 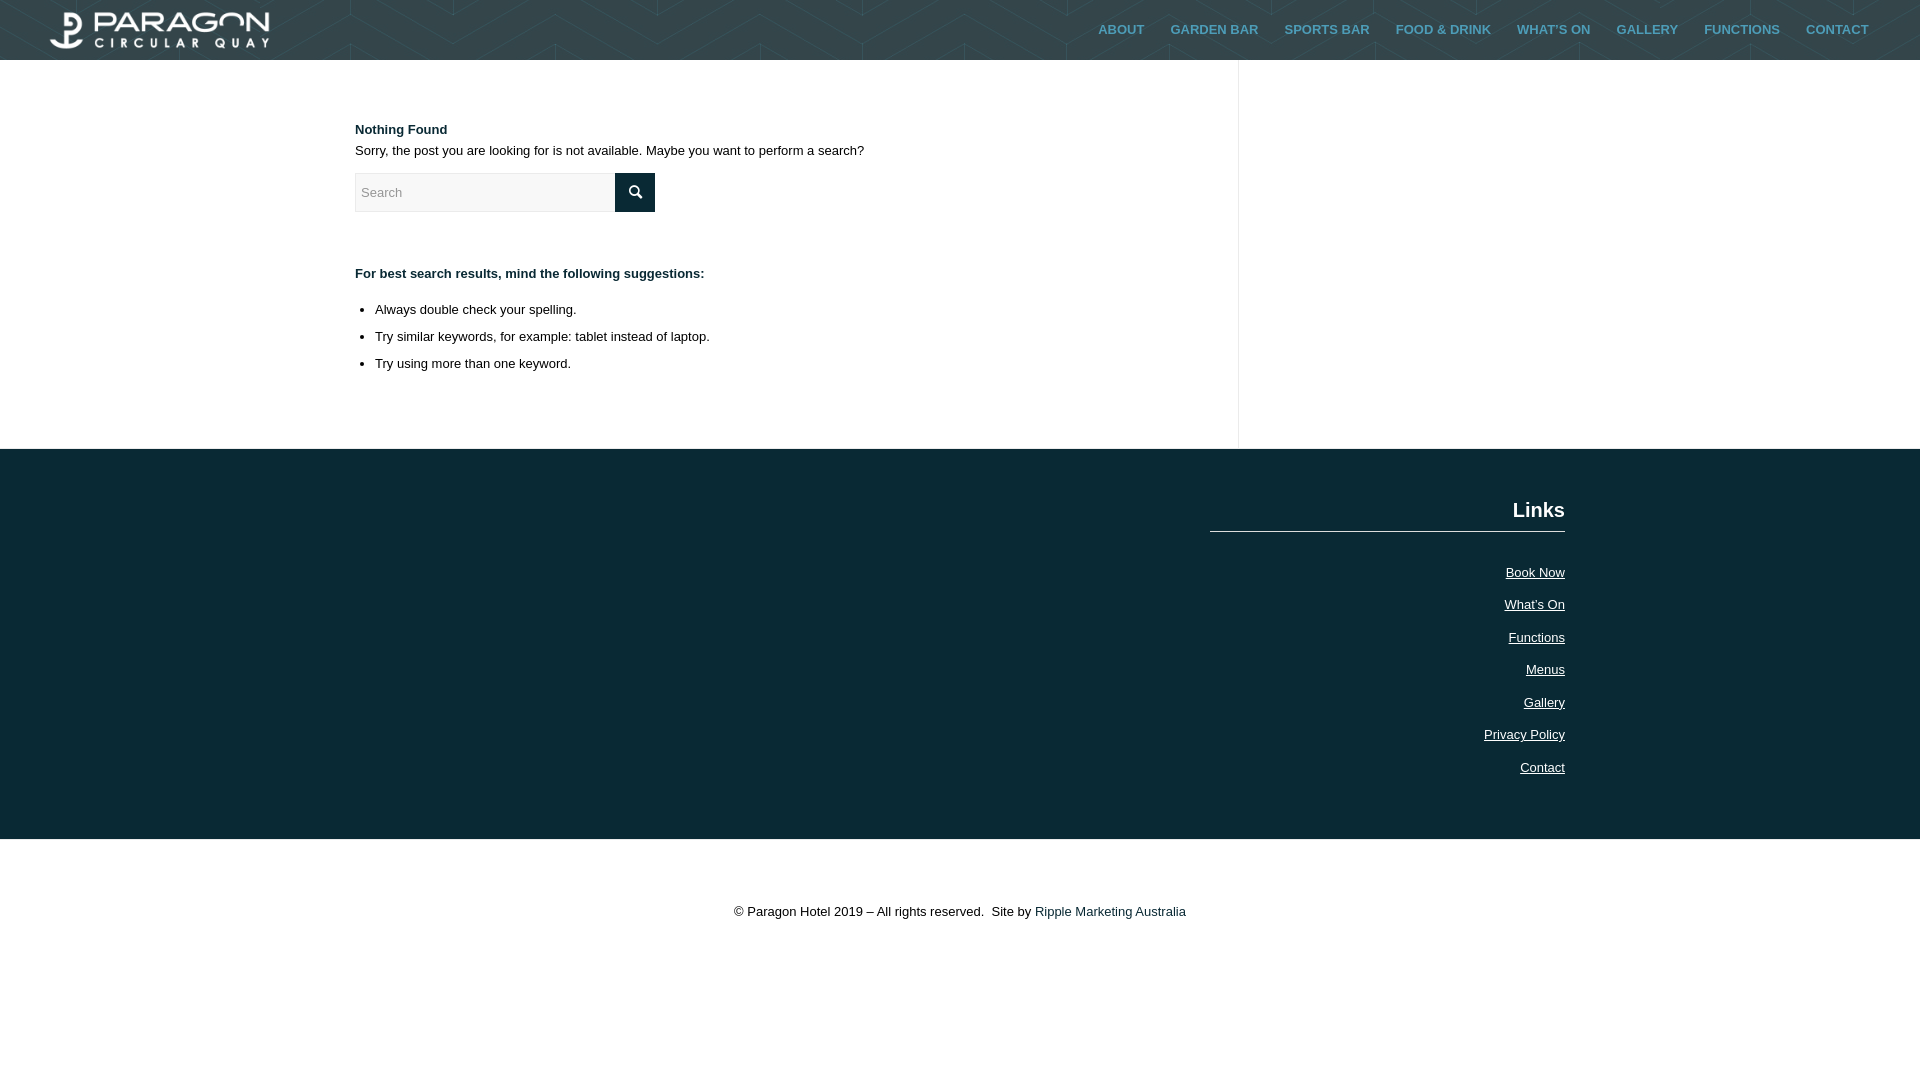 I want to click on 'Contact', so click(x=1541, y=766).